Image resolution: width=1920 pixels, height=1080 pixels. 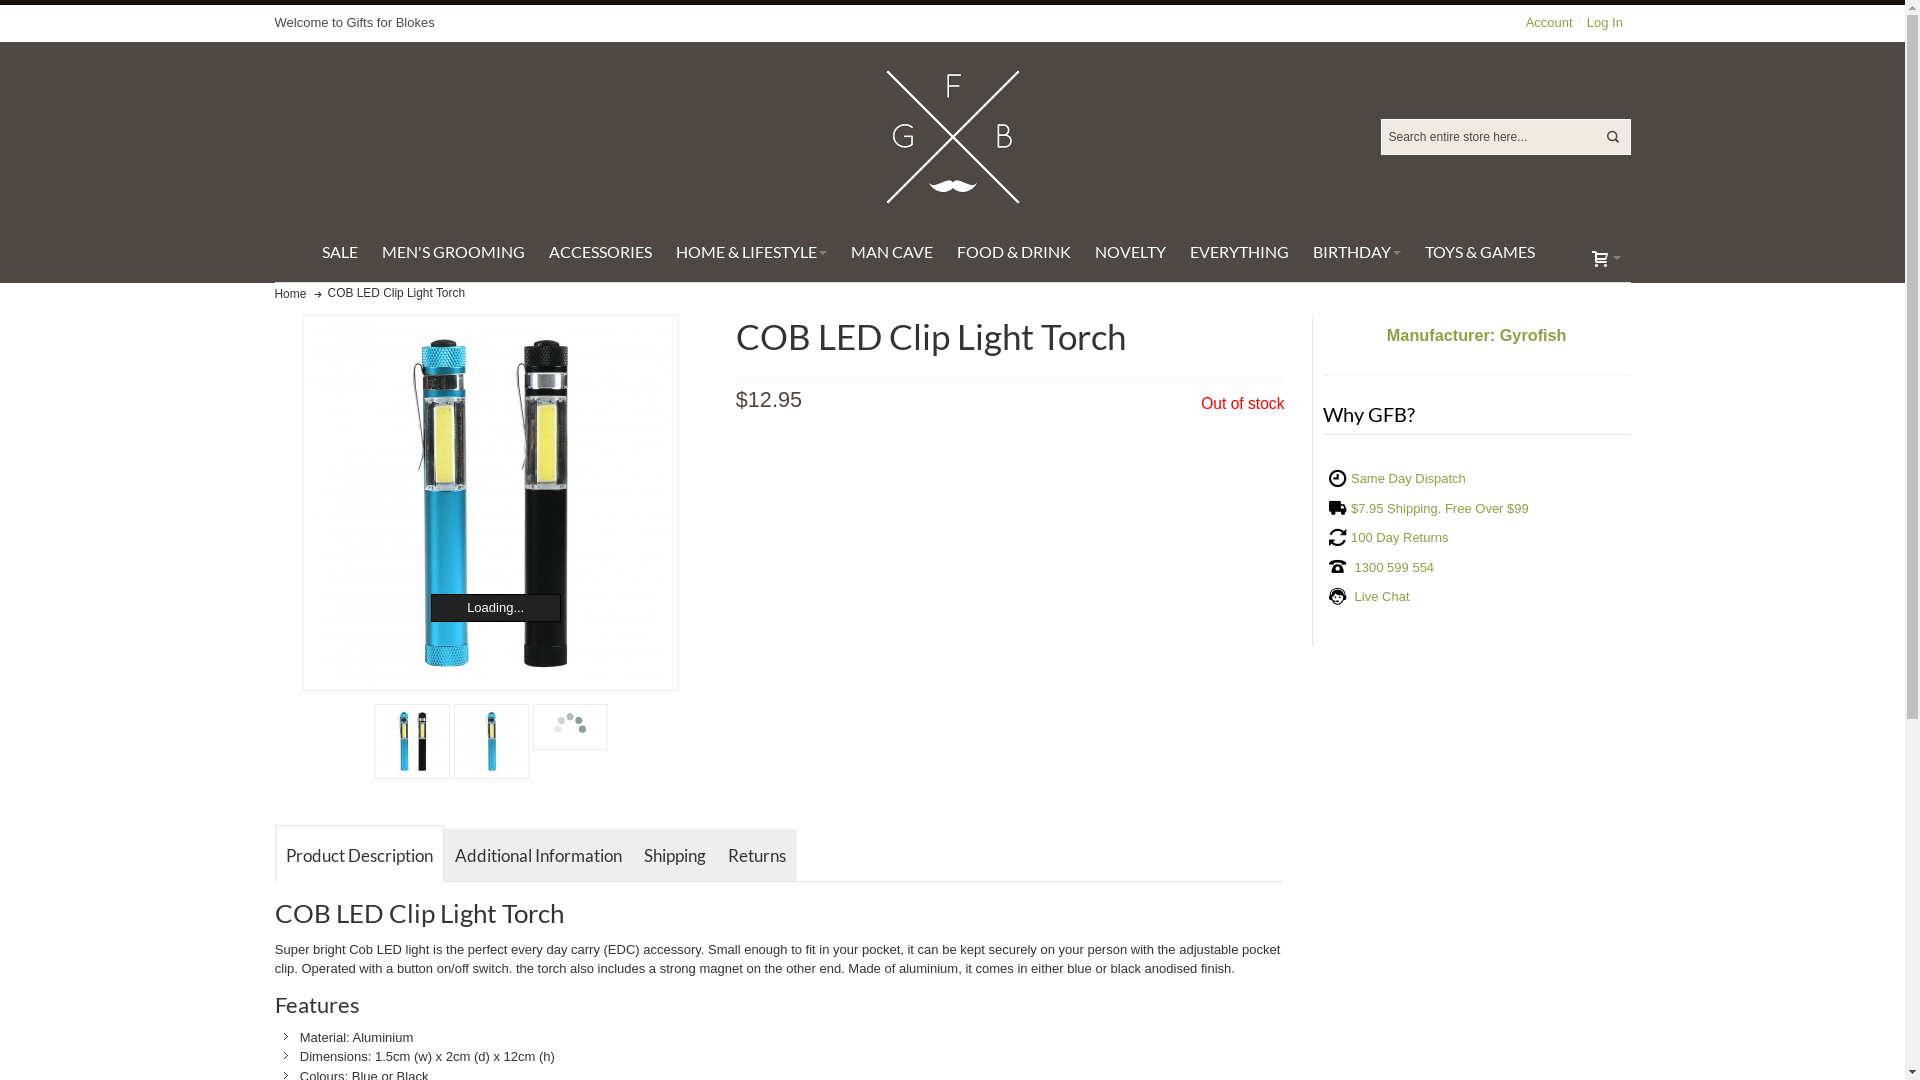 I want to click on 'MAN CAVE', so click(x=838, y=250).